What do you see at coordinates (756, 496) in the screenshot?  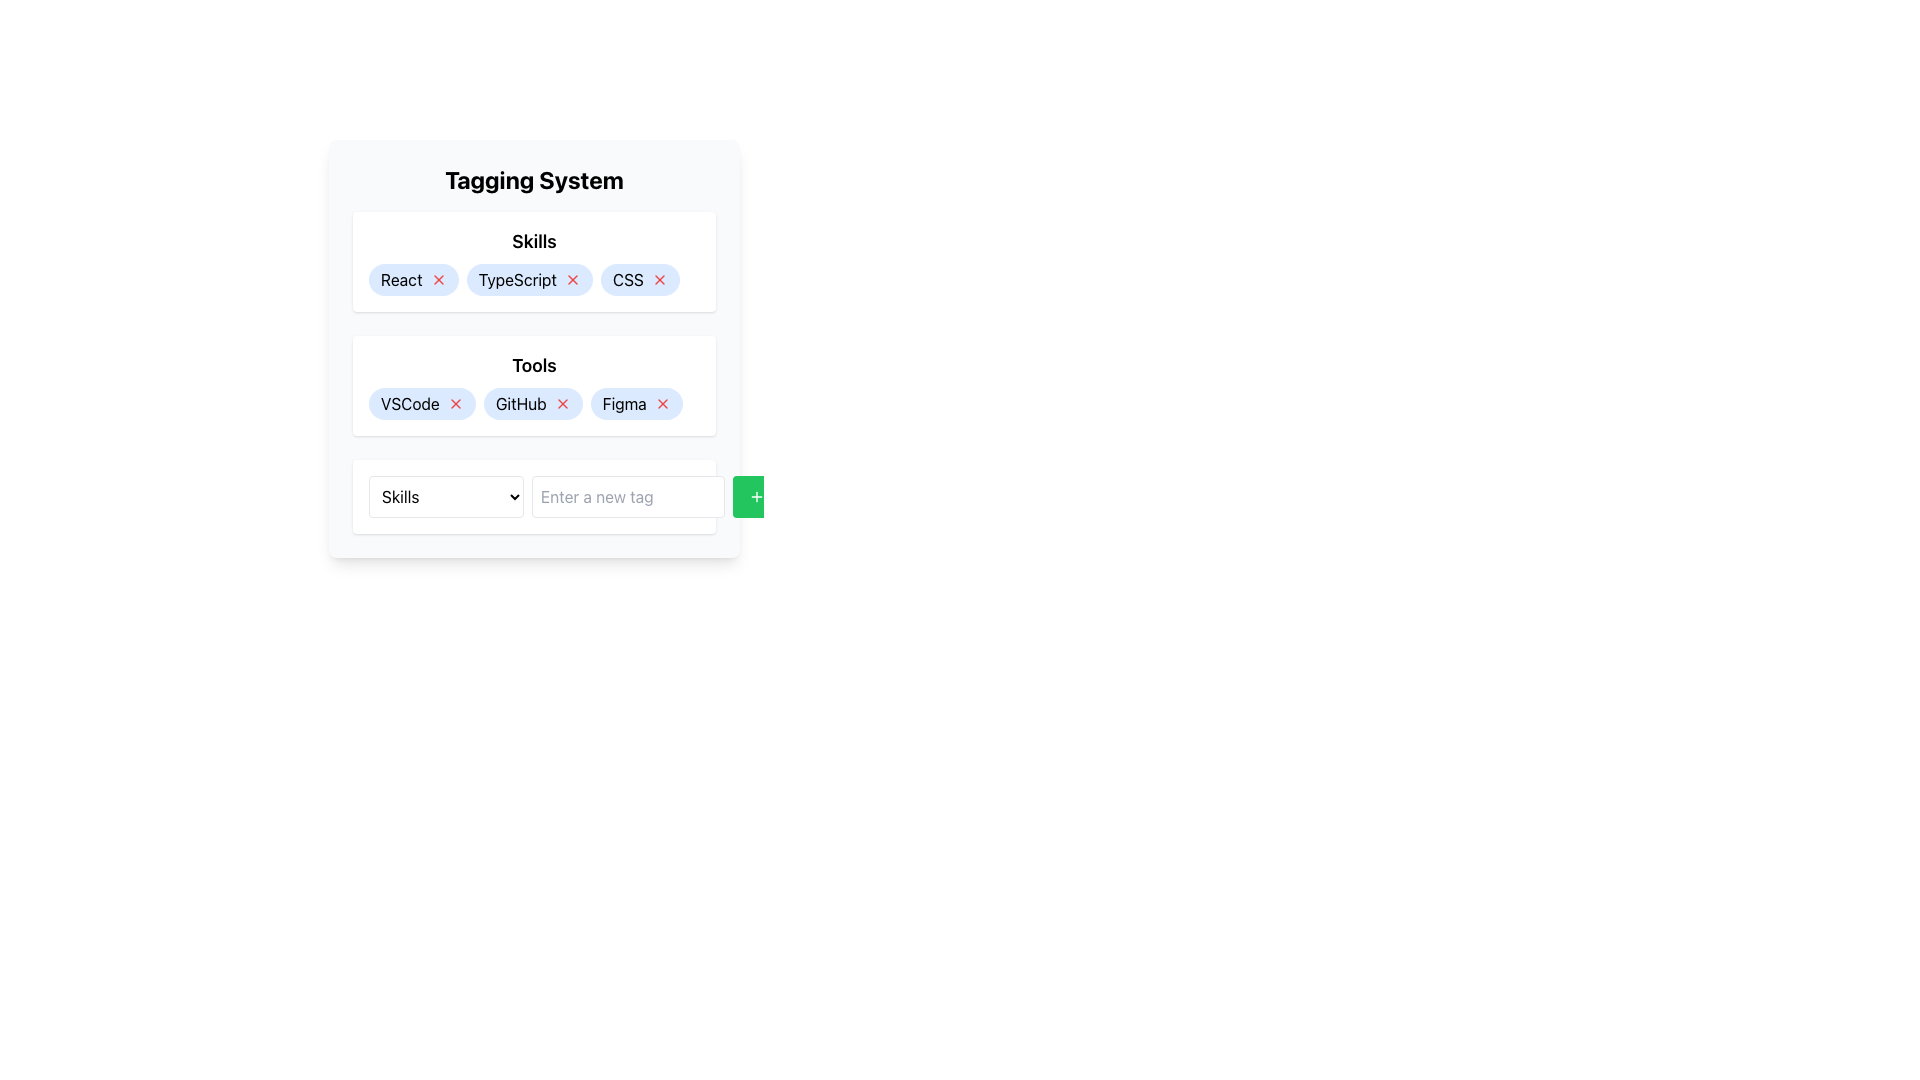 I see `the small square-shaped green button with a white plus sign icon, located` at bounding box center [756, 496].